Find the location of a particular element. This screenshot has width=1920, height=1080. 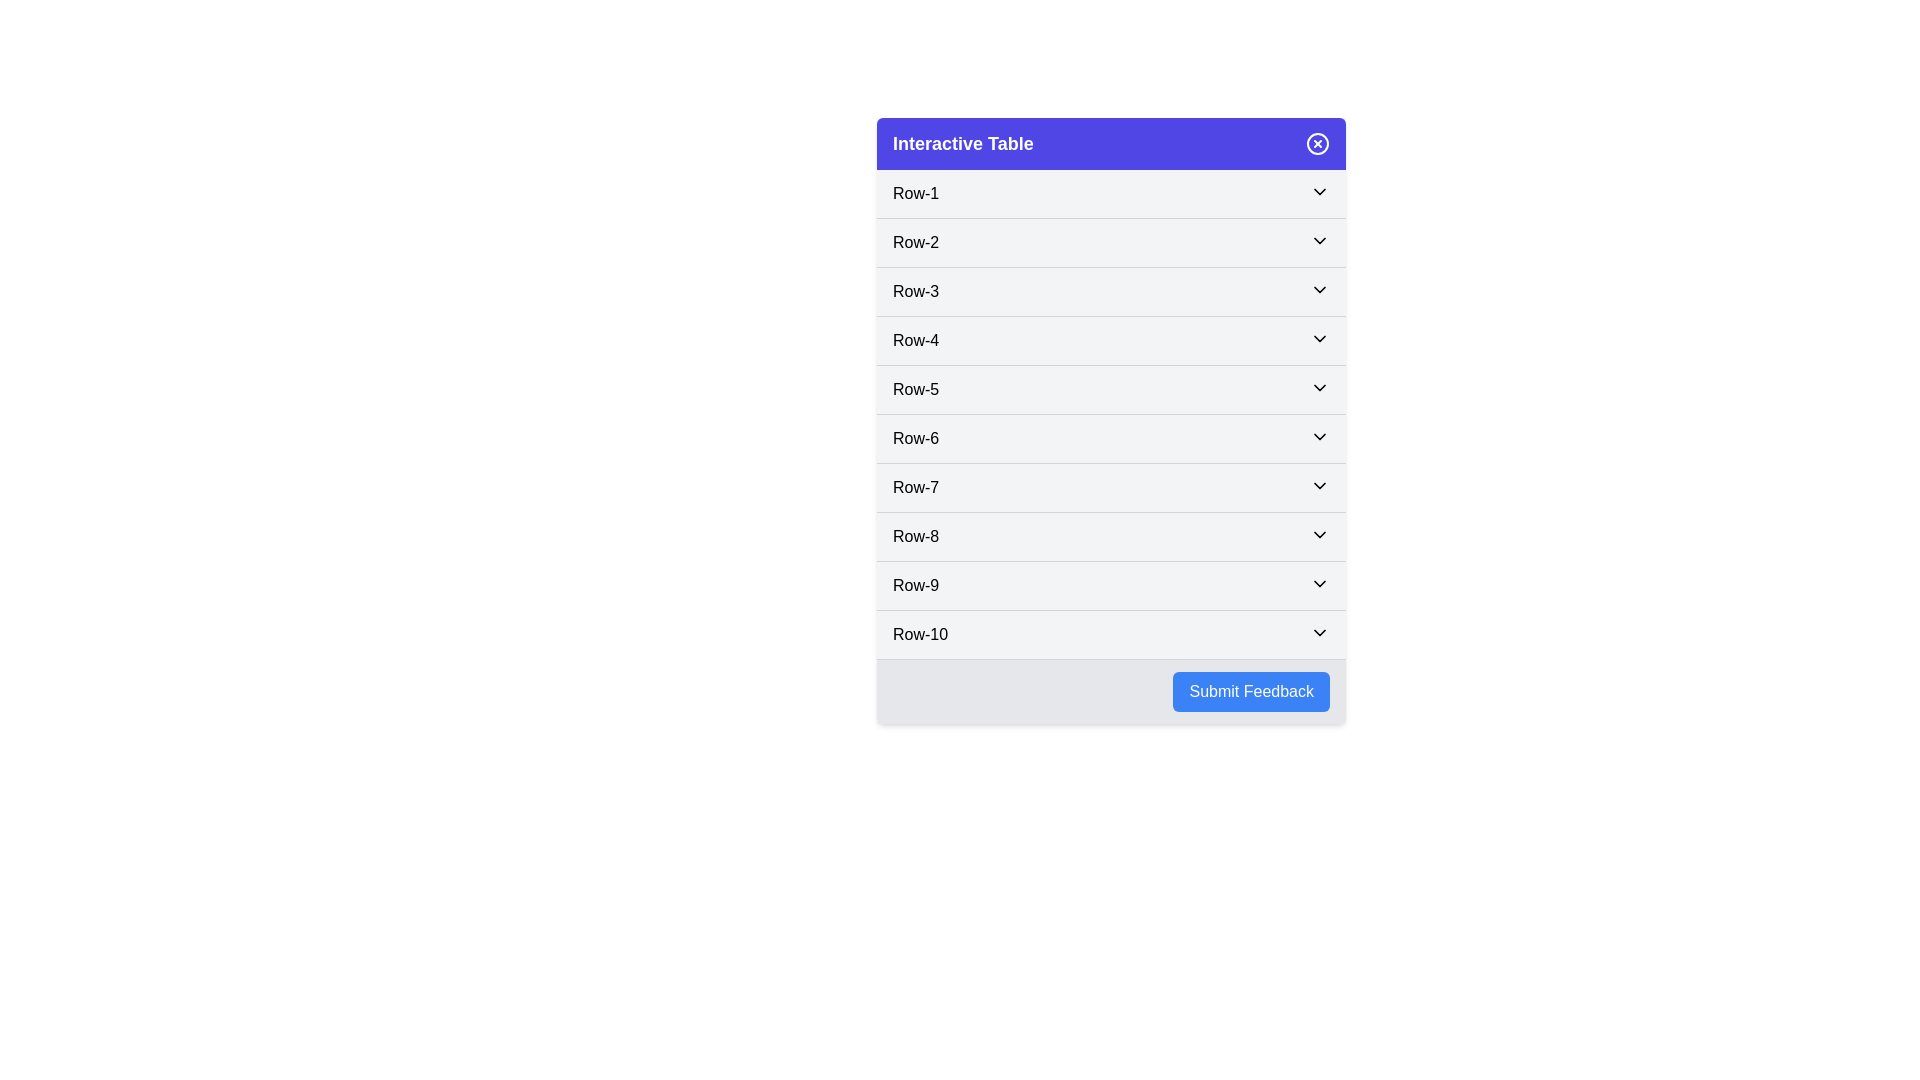

the close button in the header of the interactive table is located at coordinates (1318, 142).